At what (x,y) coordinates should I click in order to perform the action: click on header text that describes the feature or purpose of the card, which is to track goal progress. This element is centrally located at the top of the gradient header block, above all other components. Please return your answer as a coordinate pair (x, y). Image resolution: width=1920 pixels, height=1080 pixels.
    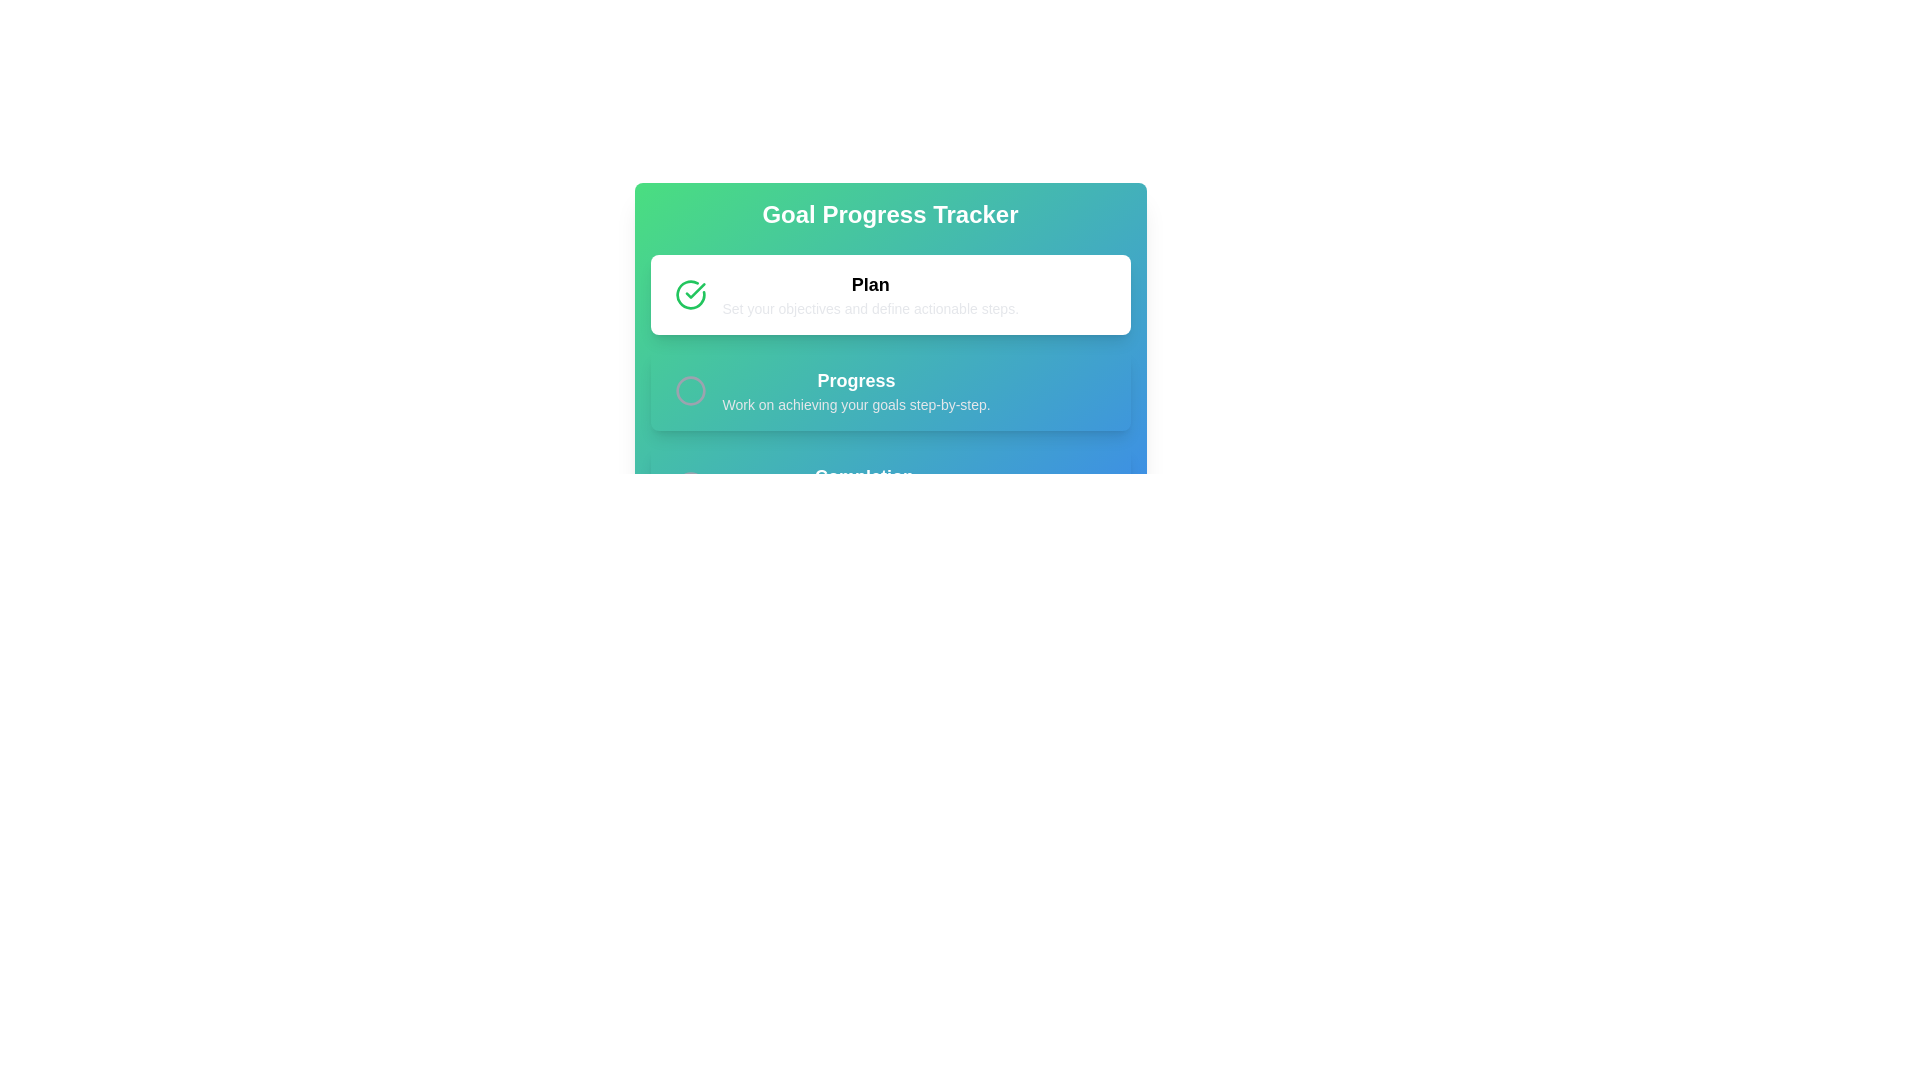
    Looking at the image, I should click on (889, 215).